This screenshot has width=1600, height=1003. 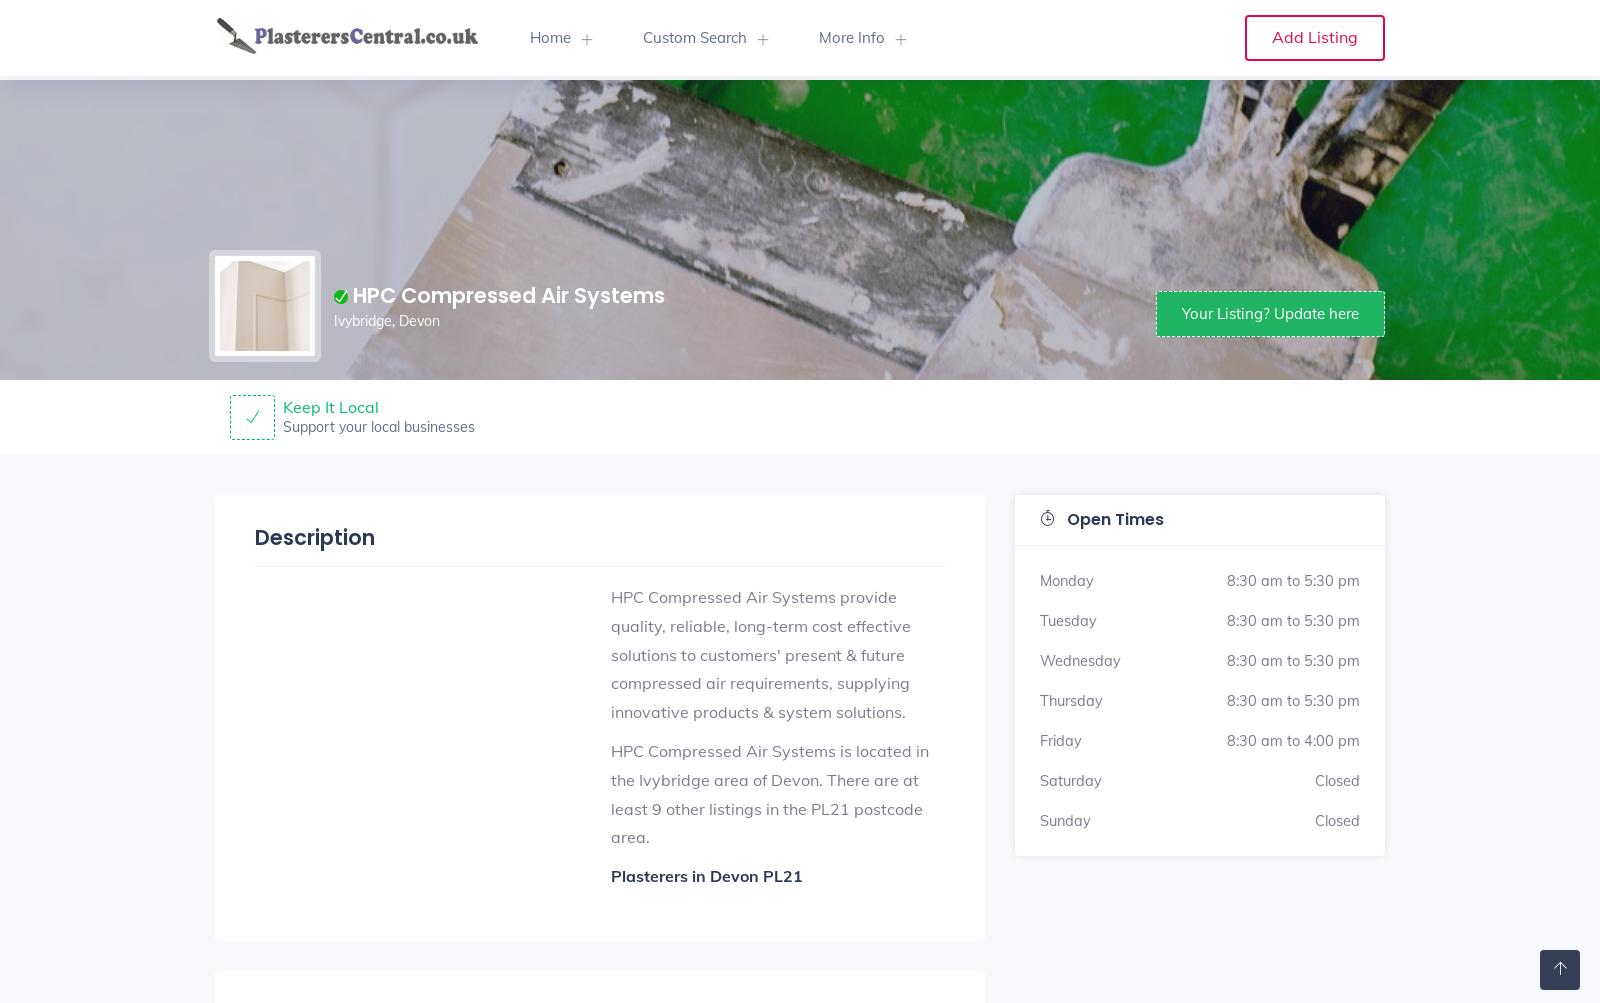 I want to click on 'HPC Compressed Air Systems', so click(x=352, y=295).